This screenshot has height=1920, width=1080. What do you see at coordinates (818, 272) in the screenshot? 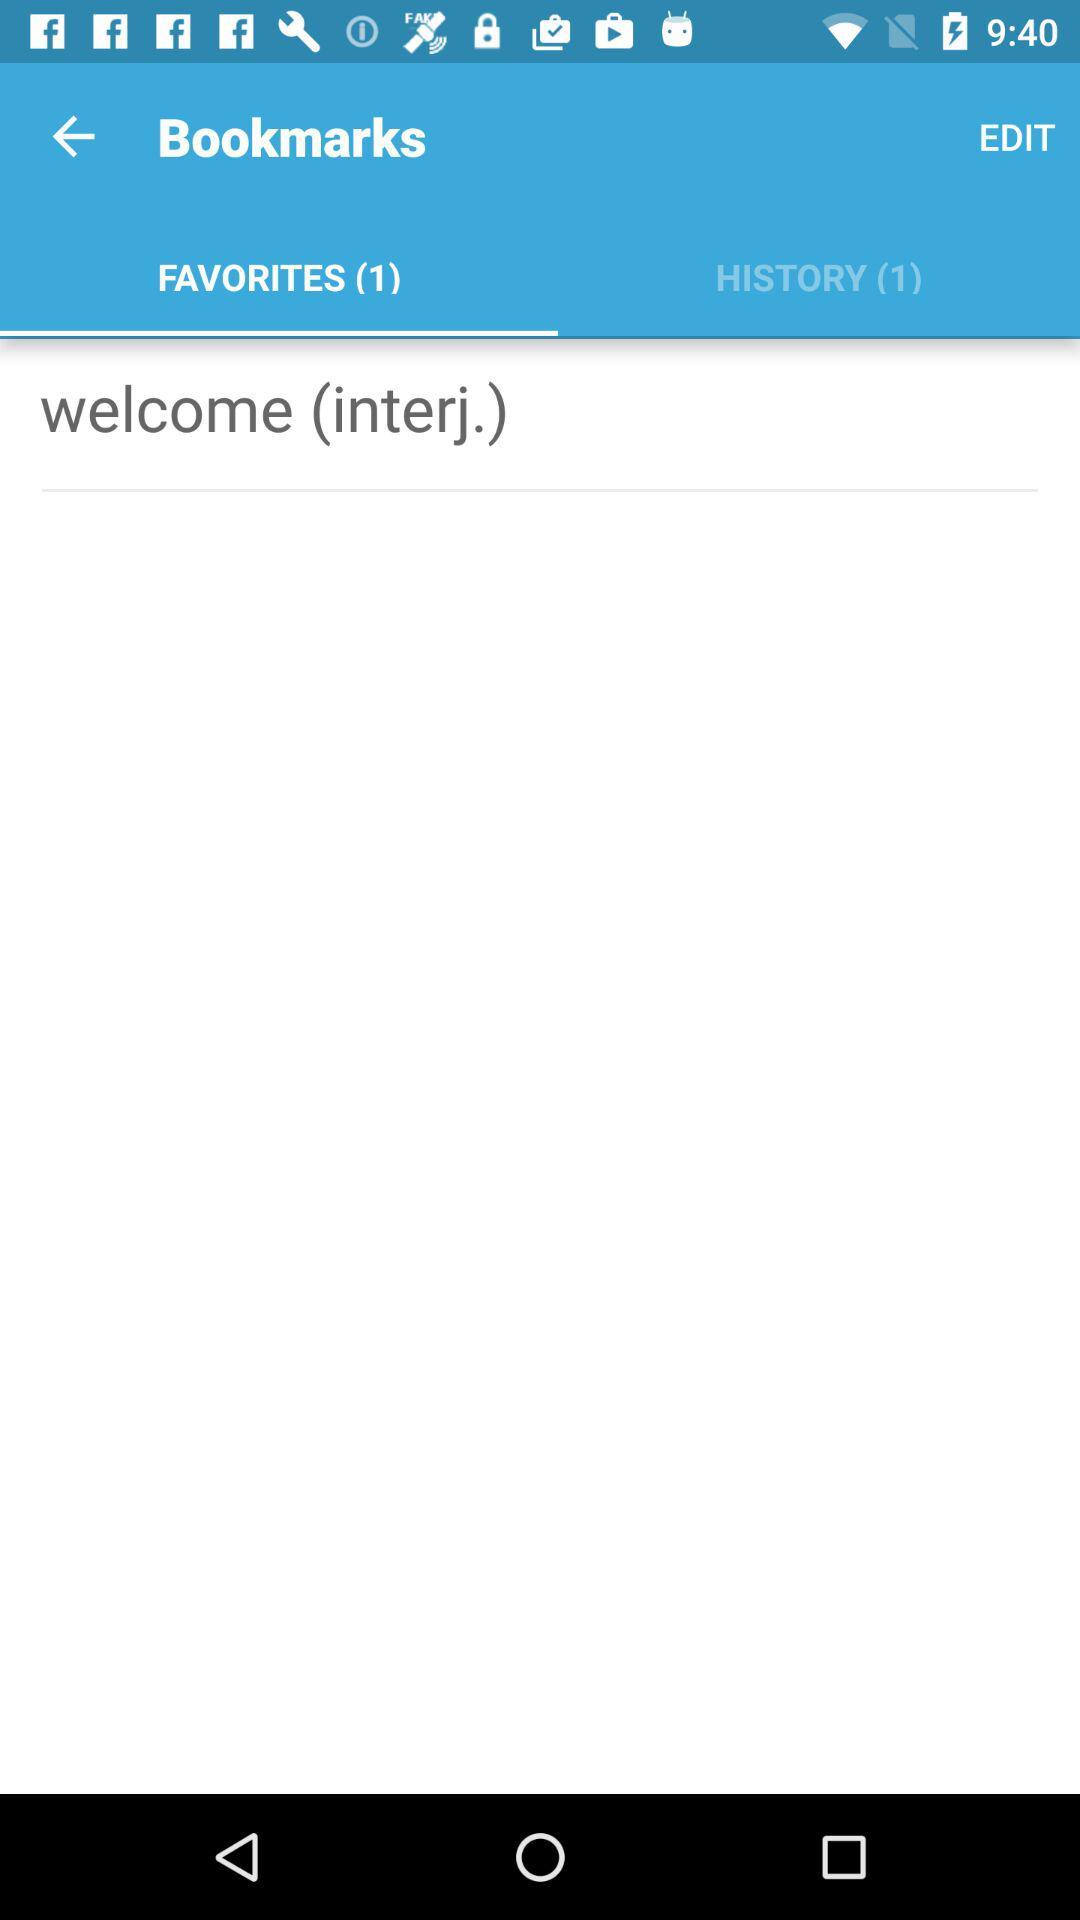
I see `the item to the right of the favorites (1) item` at bounding box center [818, 272].